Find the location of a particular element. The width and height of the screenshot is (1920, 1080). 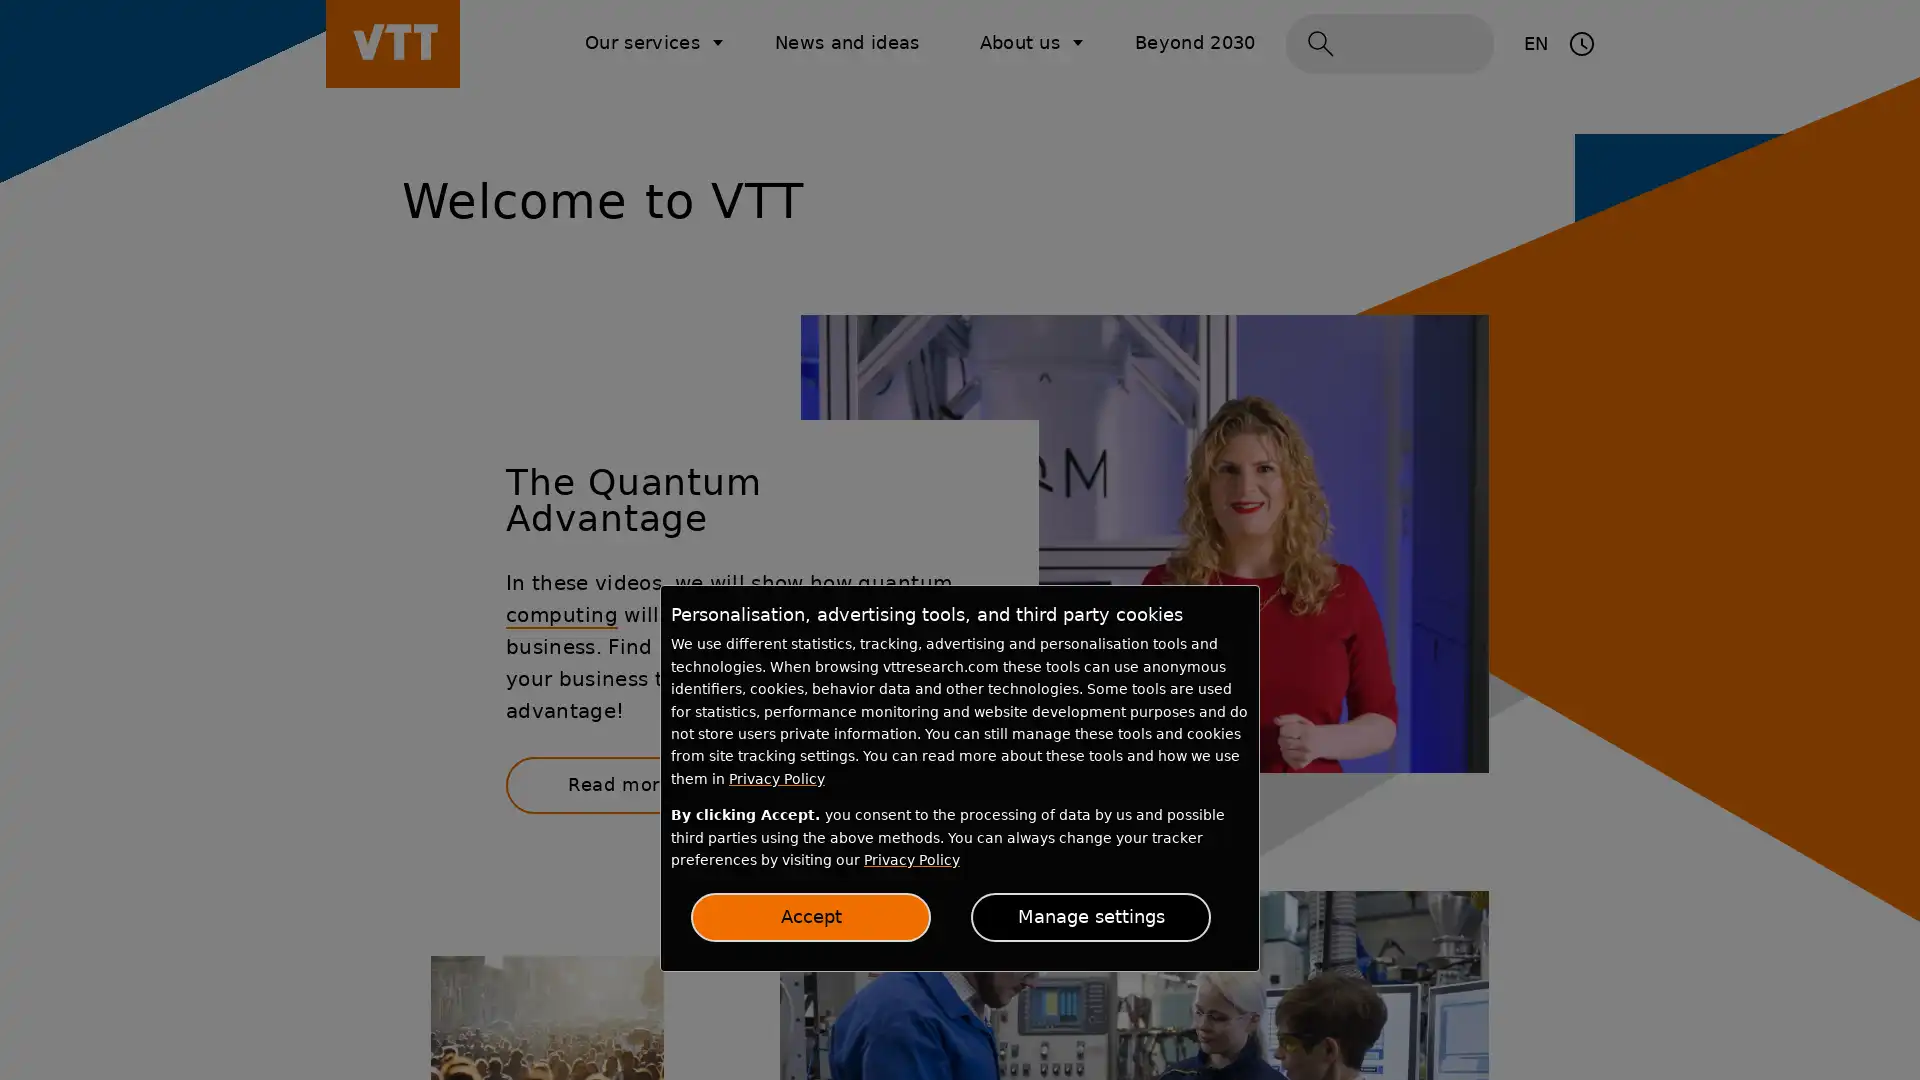

Accept is located at coordinates (811, 917).